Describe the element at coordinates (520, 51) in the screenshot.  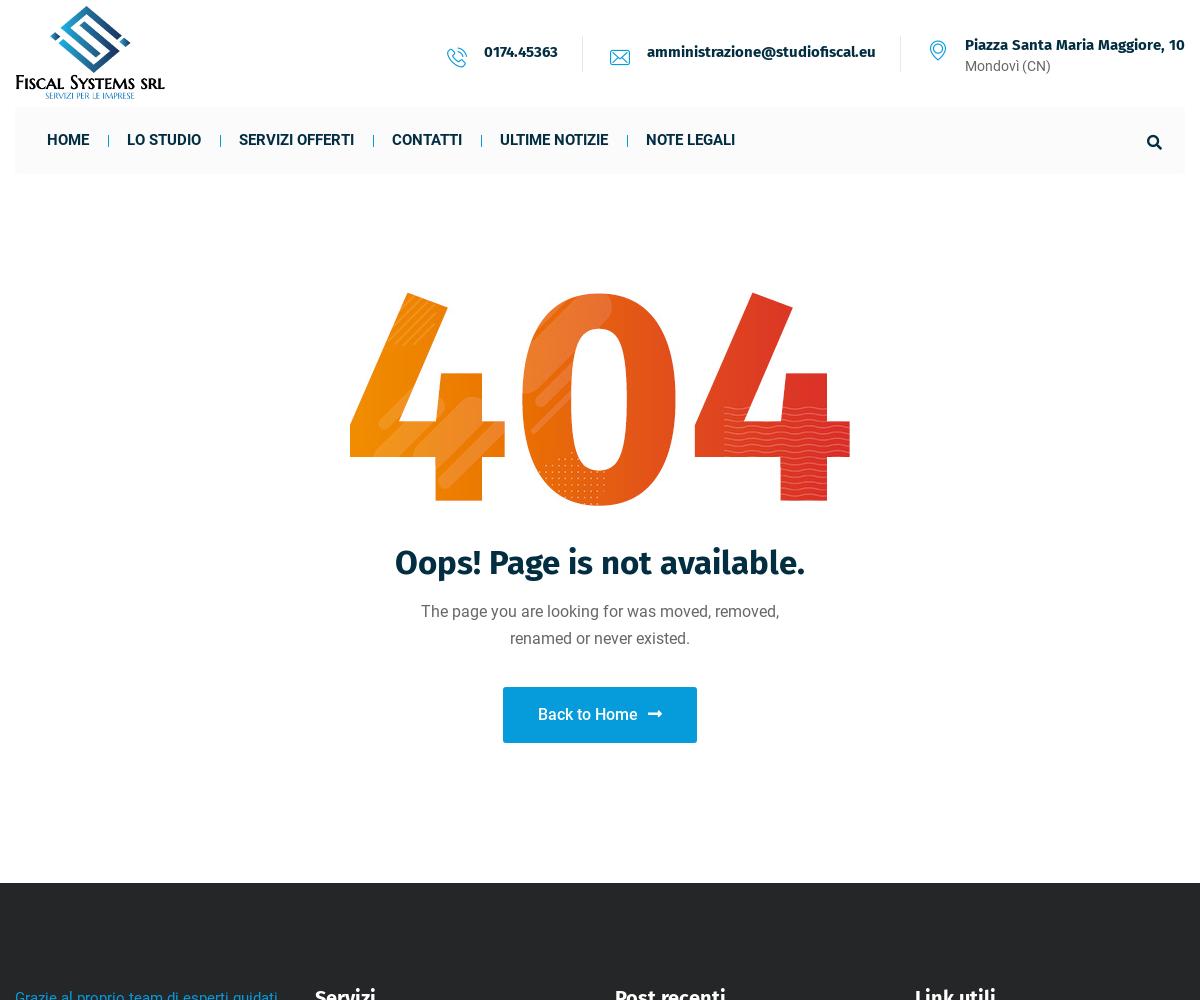
I see `'0174.45363'` at that location.